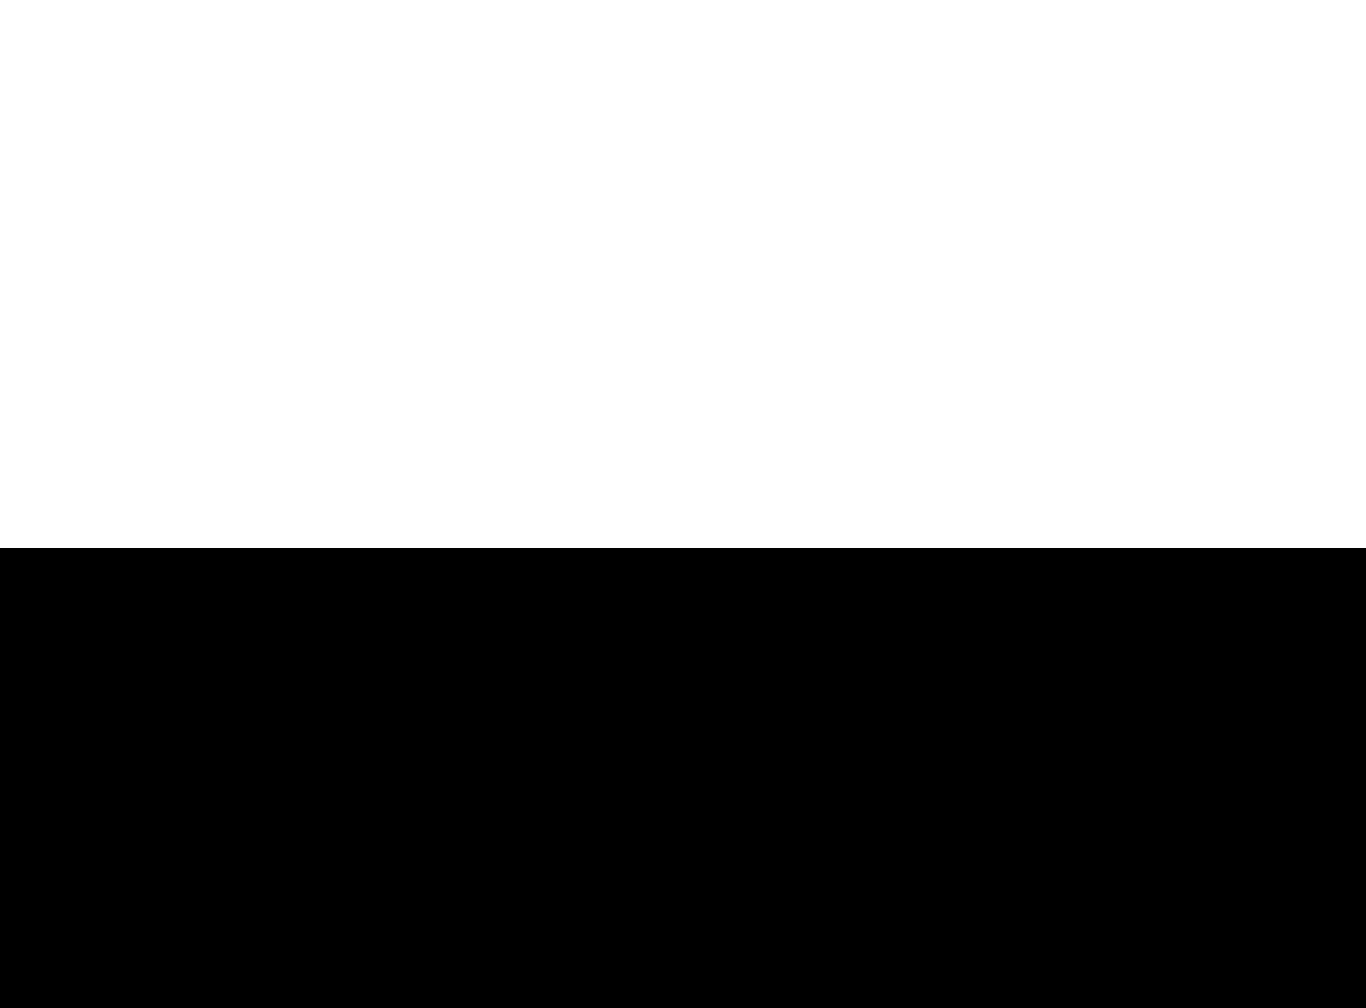 This screenshot has width=1366, height=1008. I want to click on 'More TNW', so click(722, 610).